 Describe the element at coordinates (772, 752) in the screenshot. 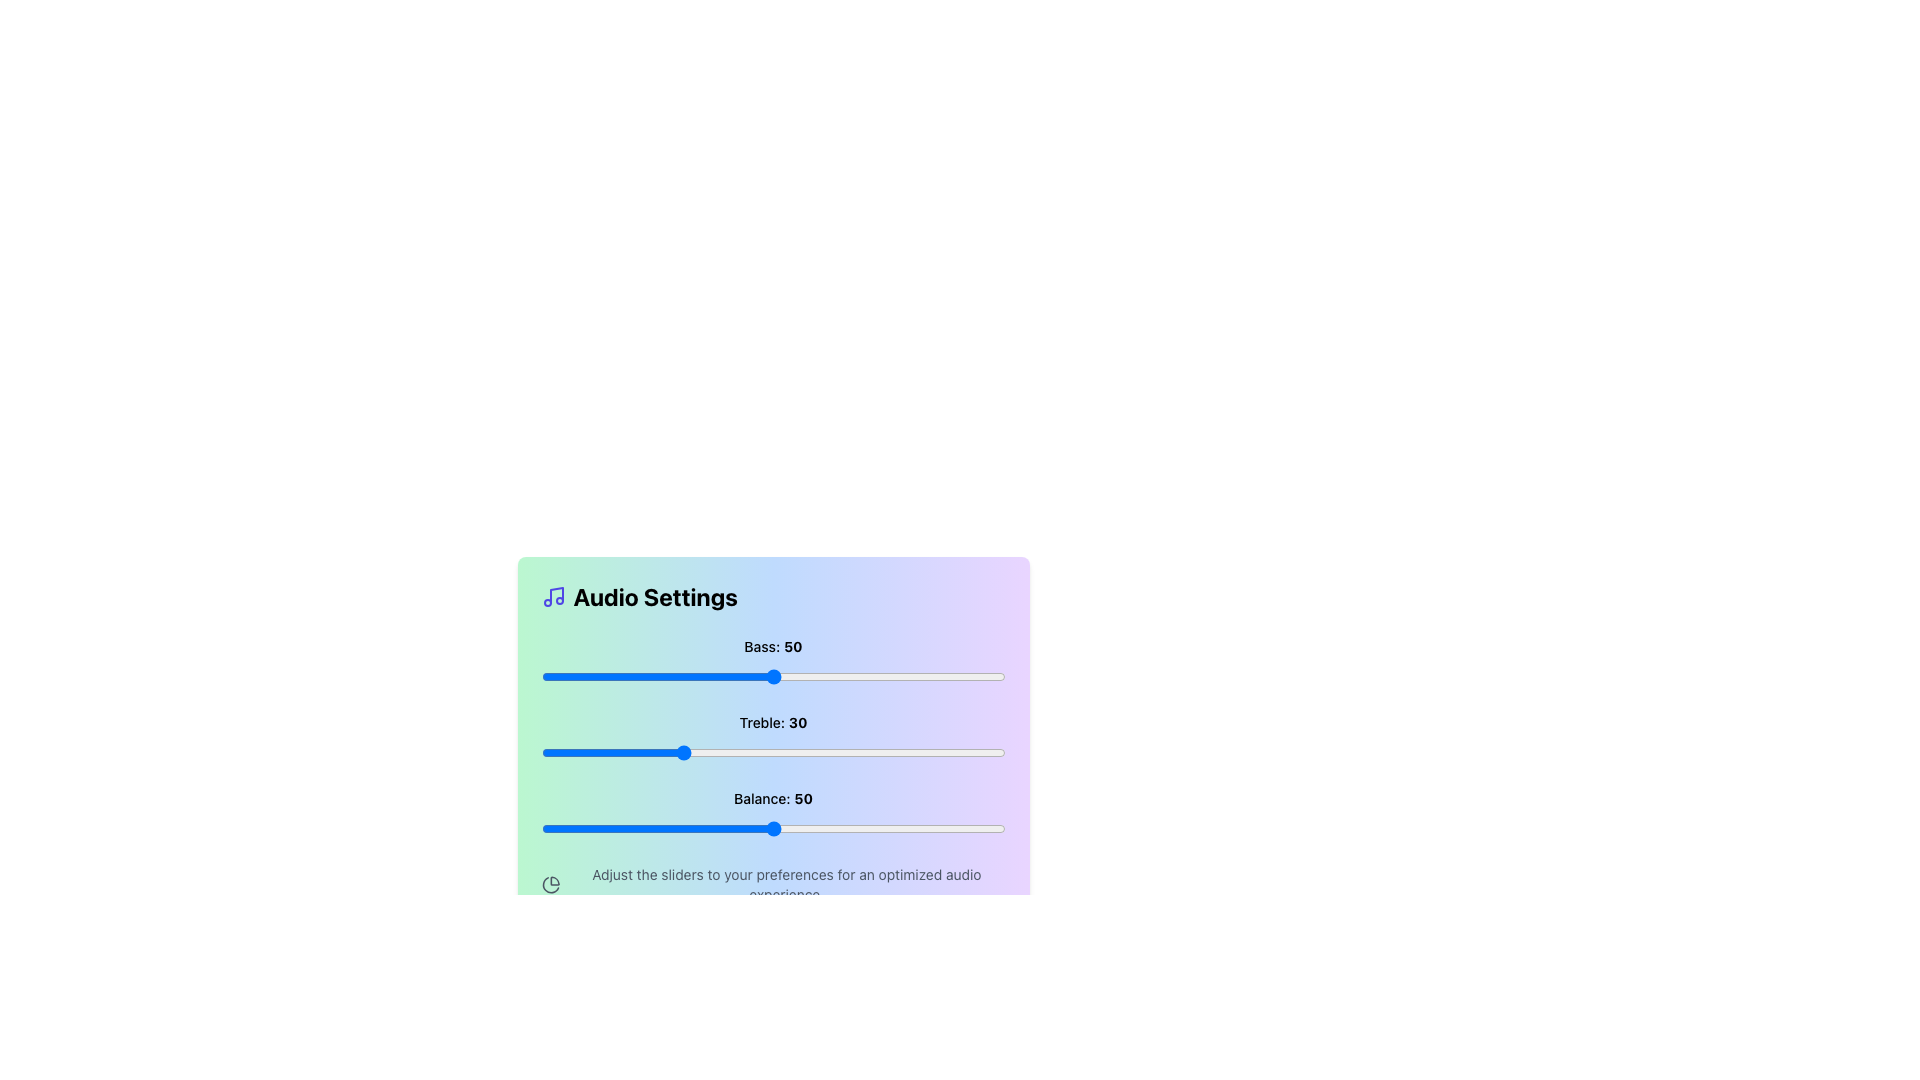

I see `the Treble audio setting slider` at that location.